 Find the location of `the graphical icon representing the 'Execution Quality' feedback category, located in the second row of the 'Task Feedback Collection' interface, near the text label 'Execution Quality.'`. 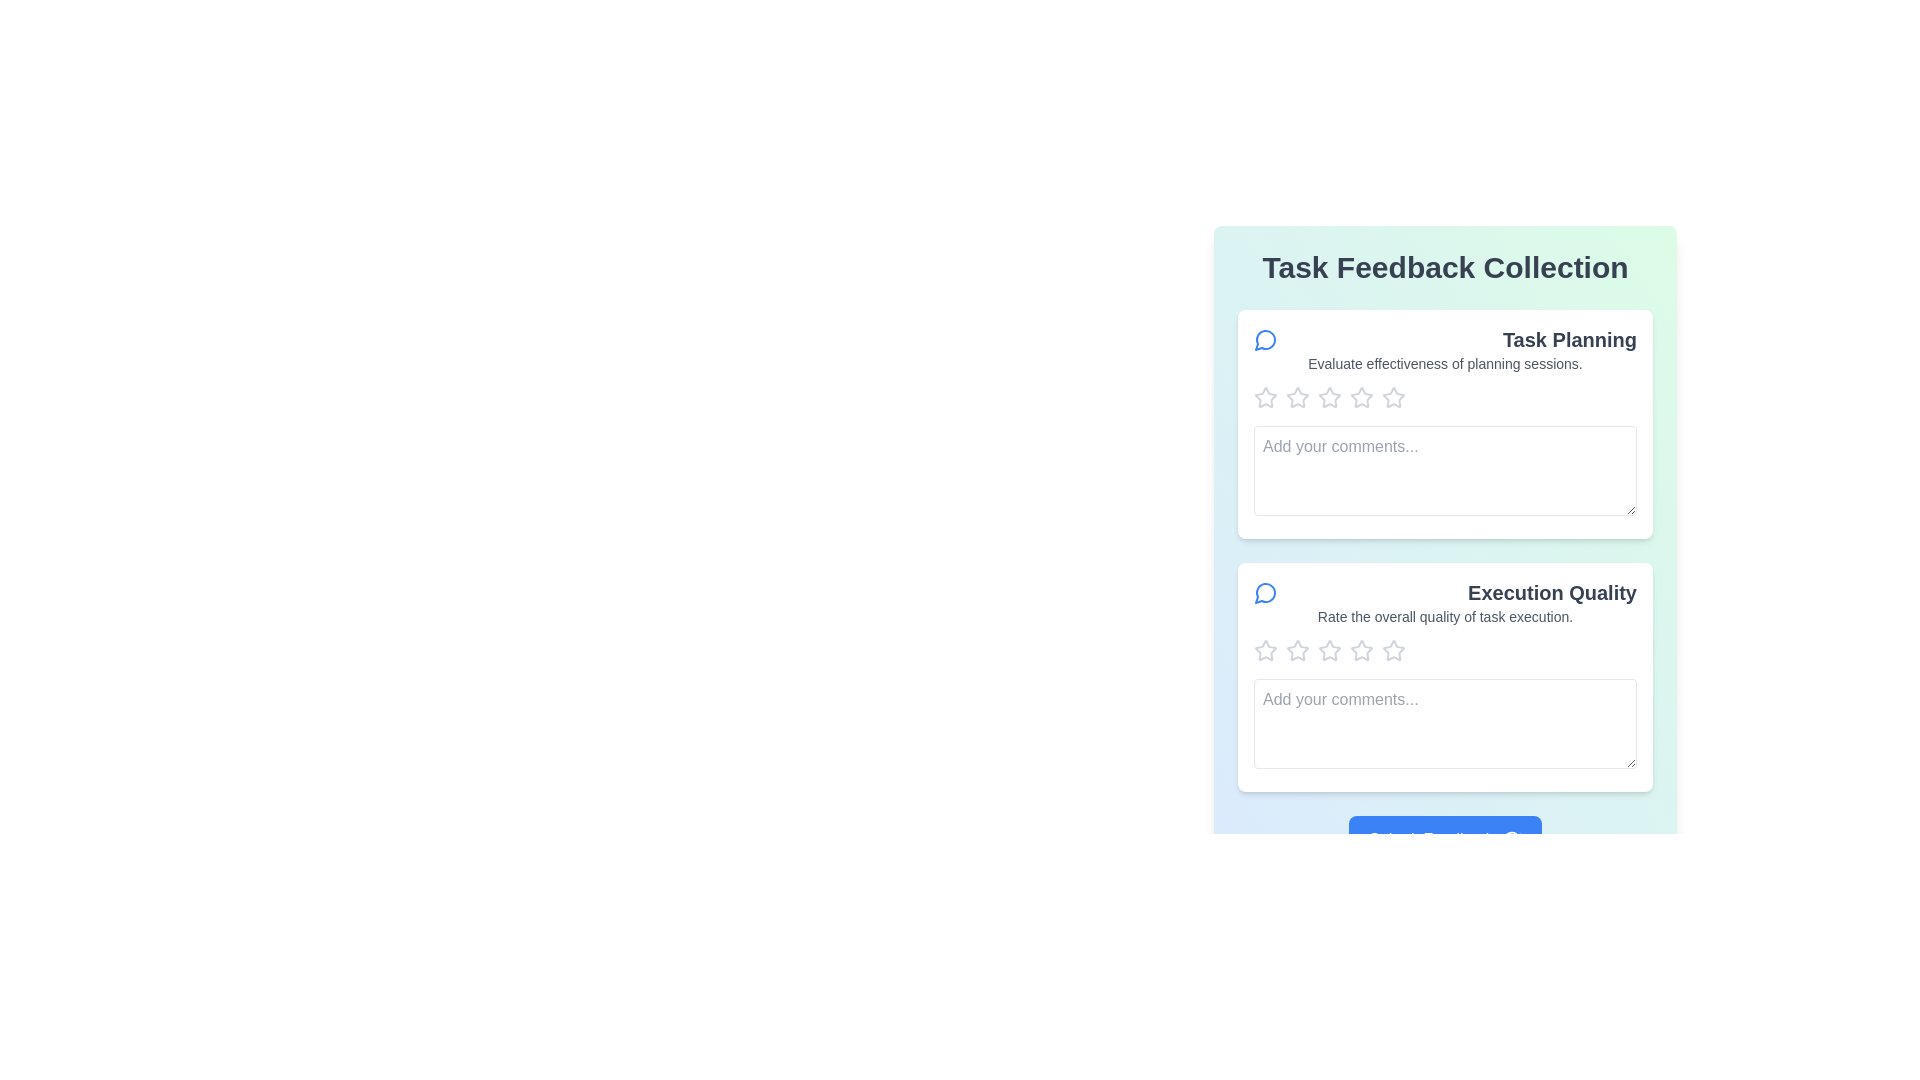

the graphical icon representing the 'Execution Quality' feedback category, located in the second row of the 'Task Feedback Collection' interface, near the text label 'Execution Quality.' is located at coordinates (1264, 592).